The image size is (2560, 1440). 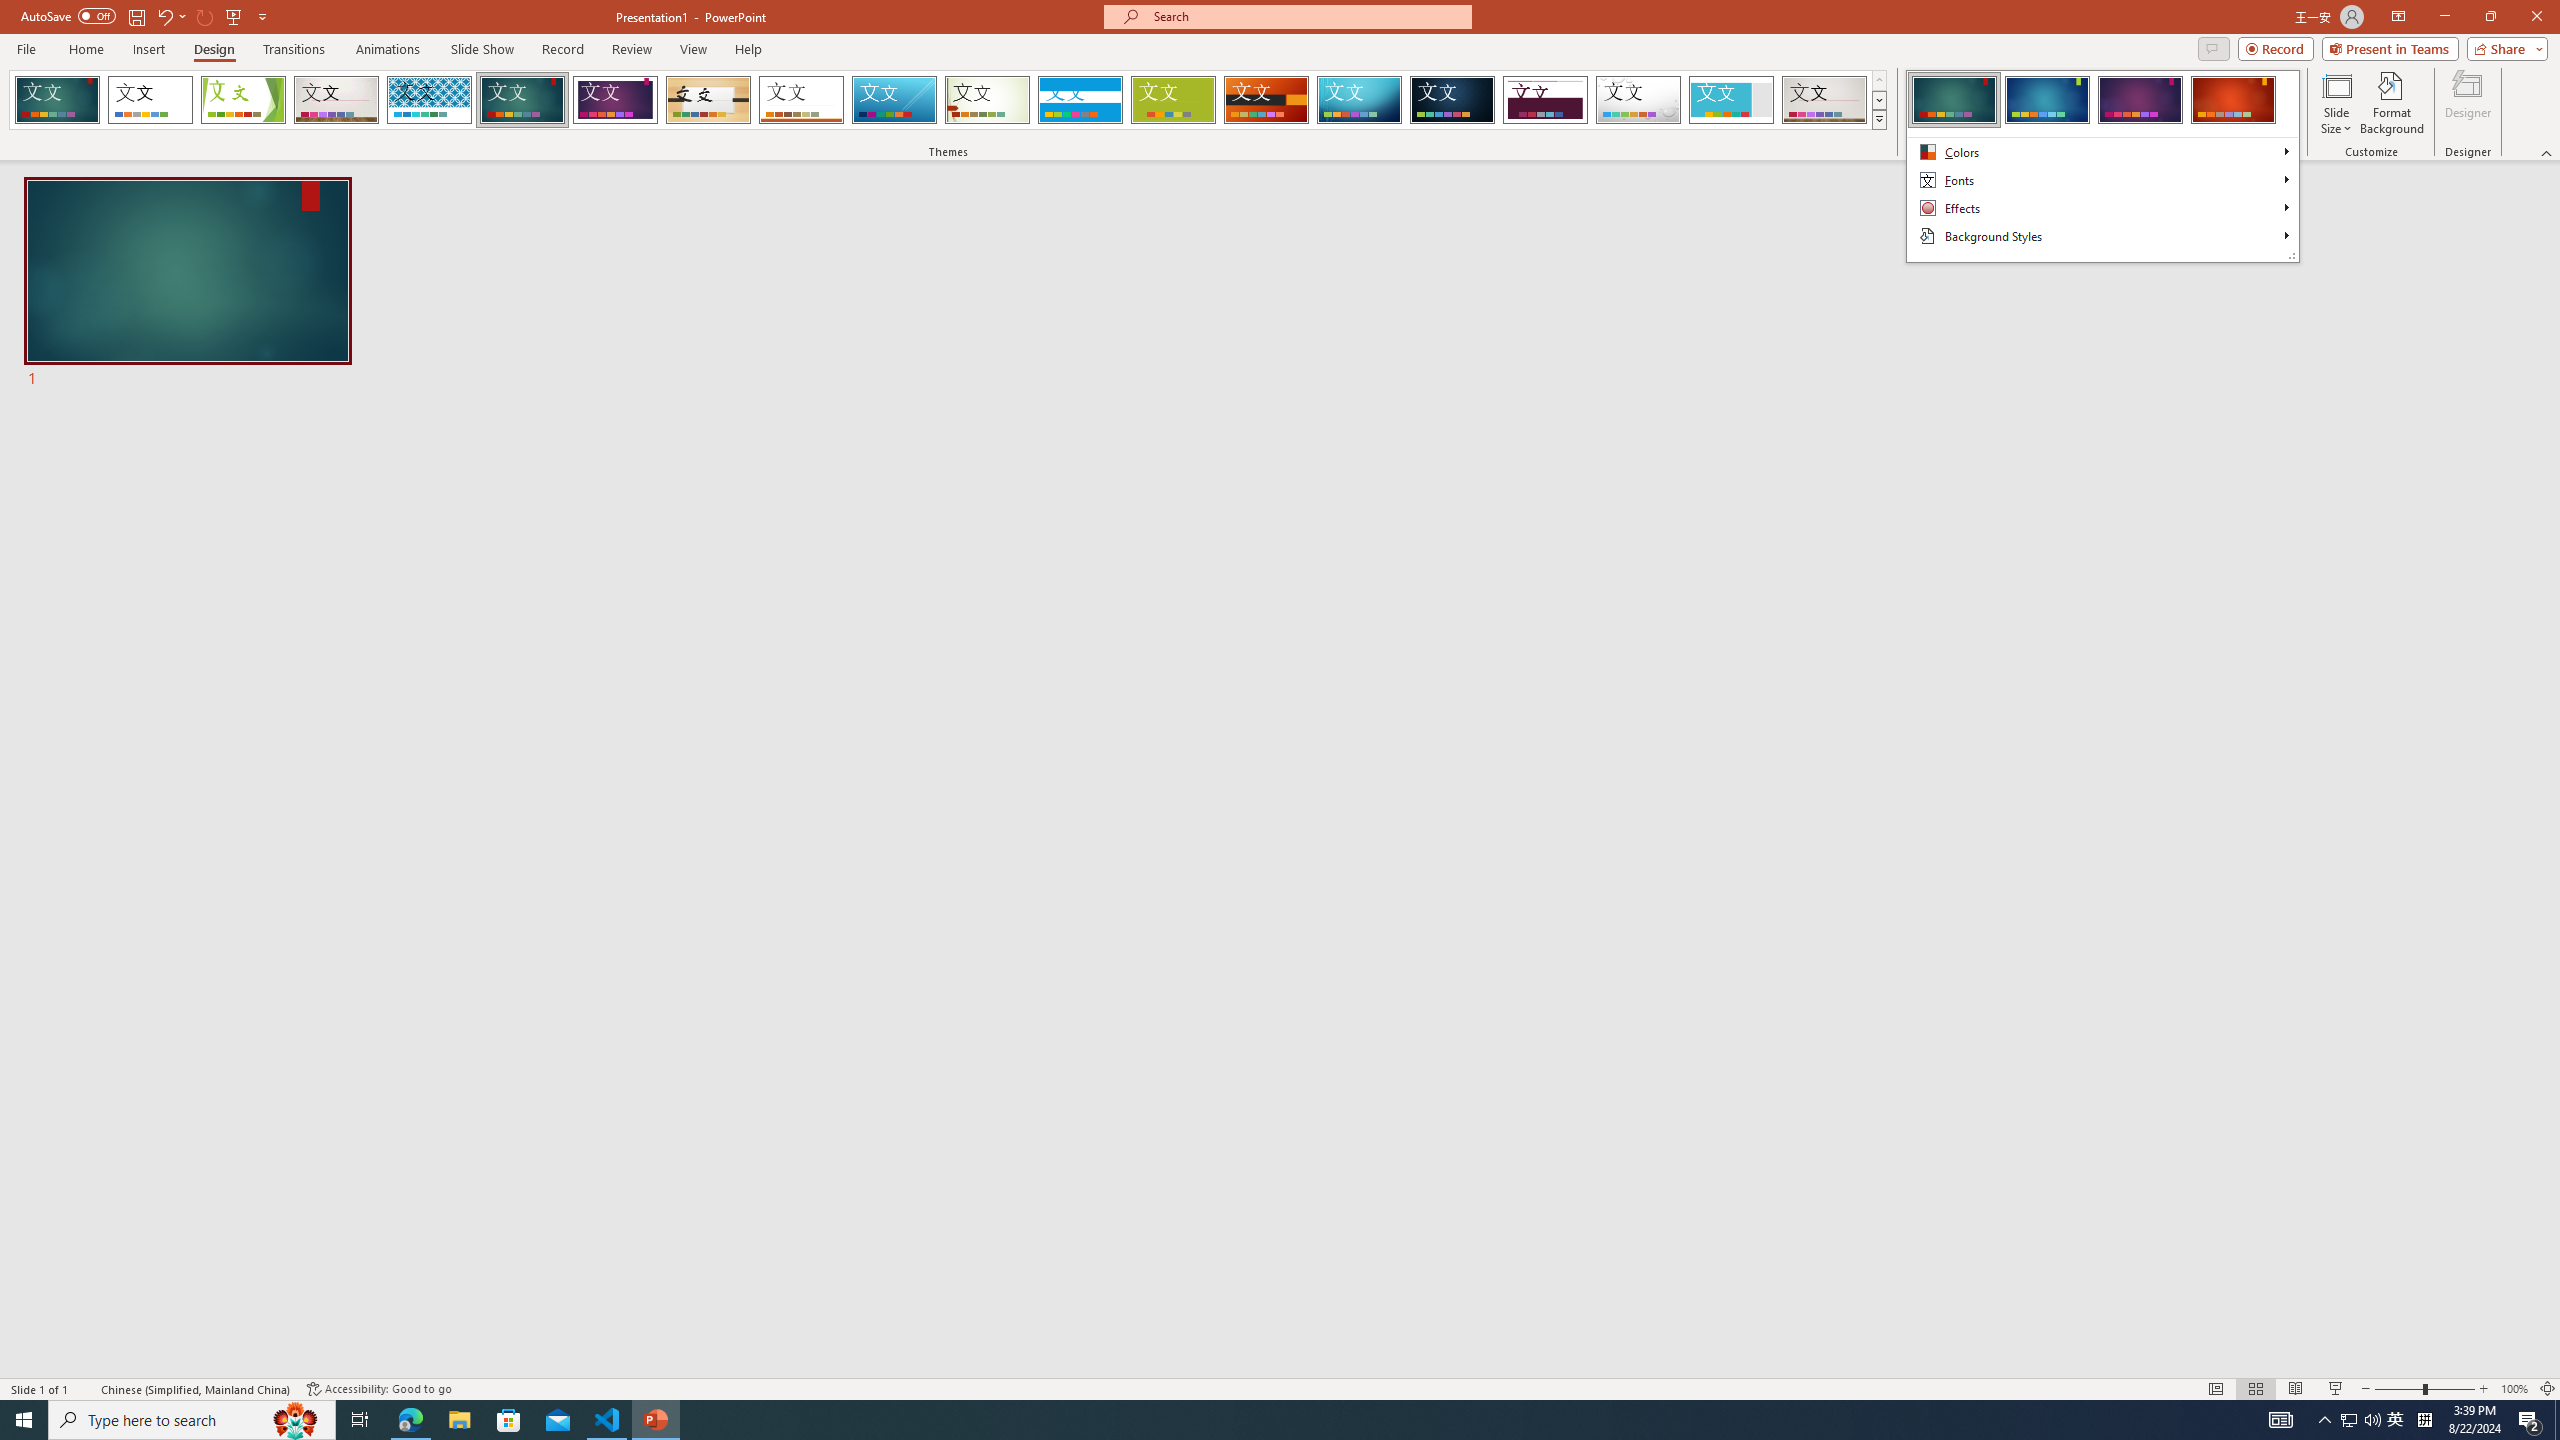 I want to click on 'Dividend Loading Preview...', so click(x=1545, y=99).